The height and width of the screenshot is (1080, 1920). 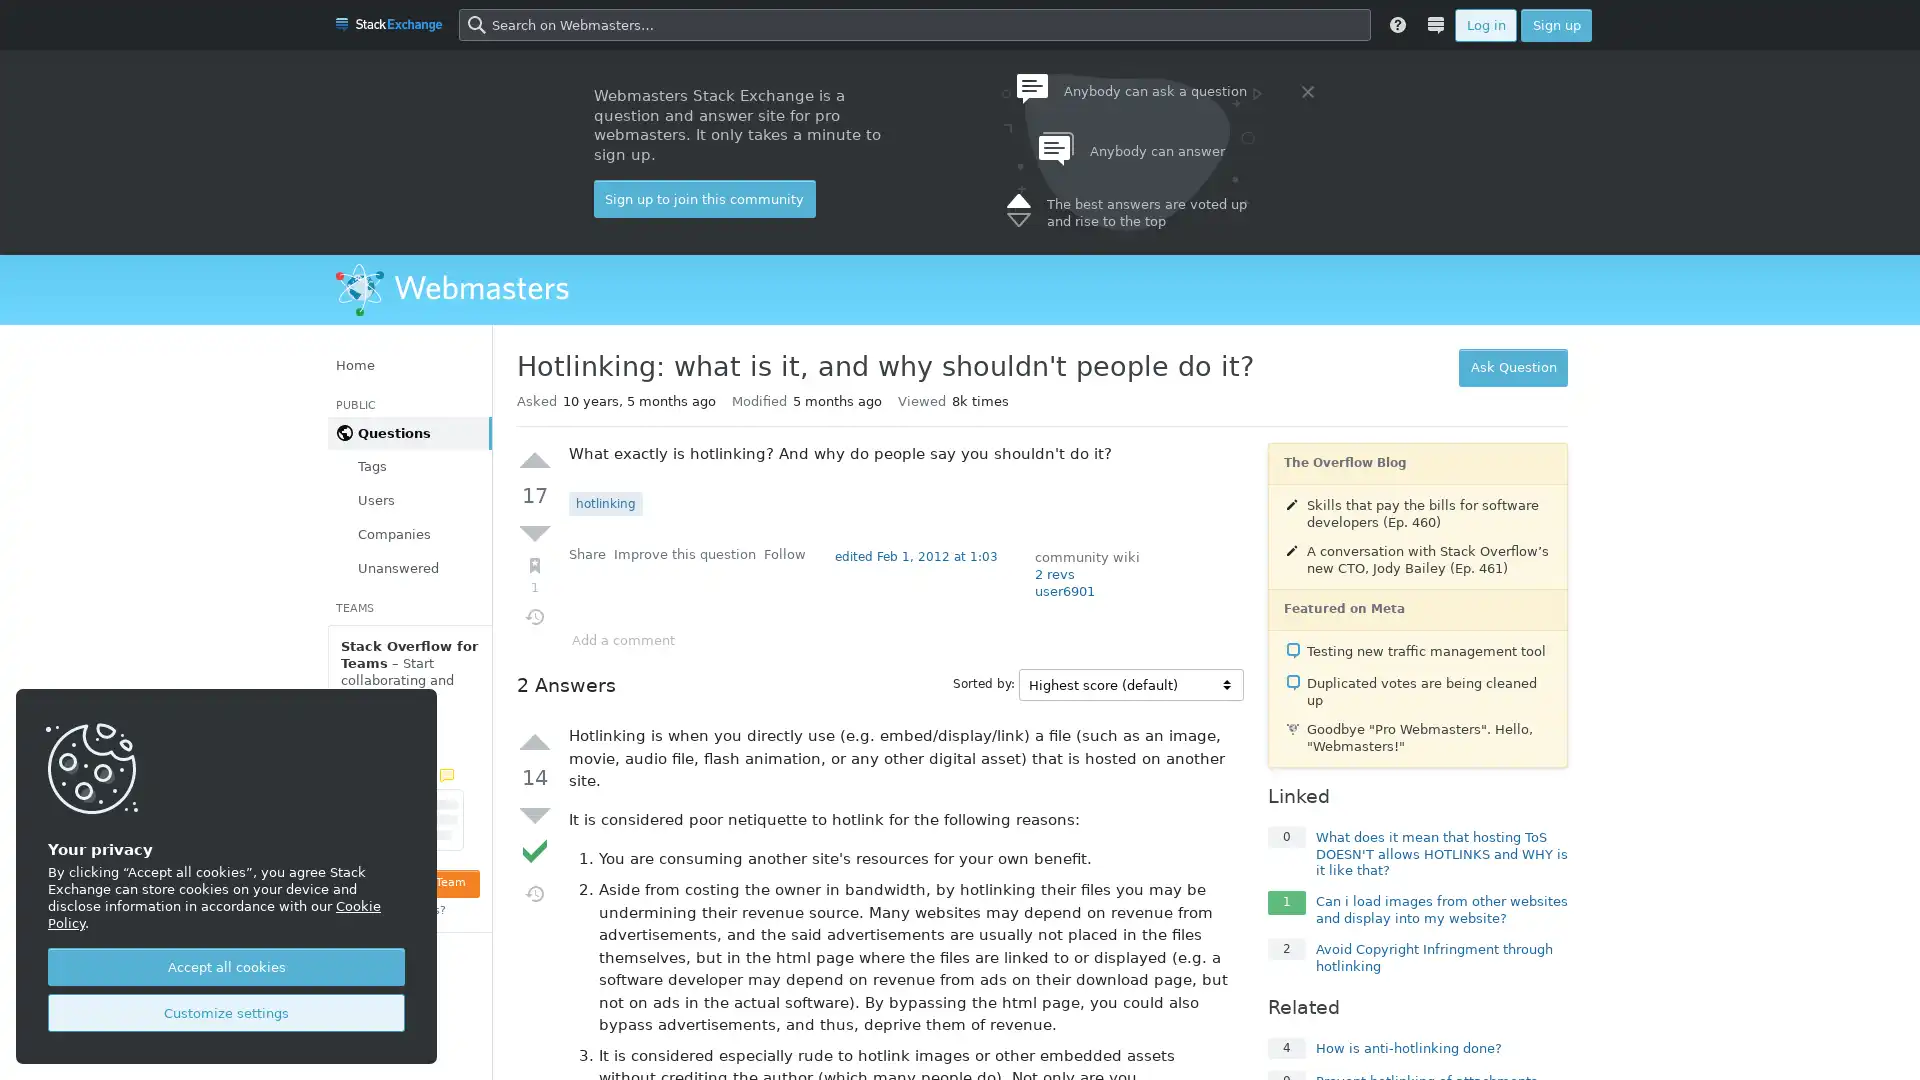 What do you see at coordinates (534, 461) in the screenshot?
I see `Up vote` at bounding box center [534, 461].